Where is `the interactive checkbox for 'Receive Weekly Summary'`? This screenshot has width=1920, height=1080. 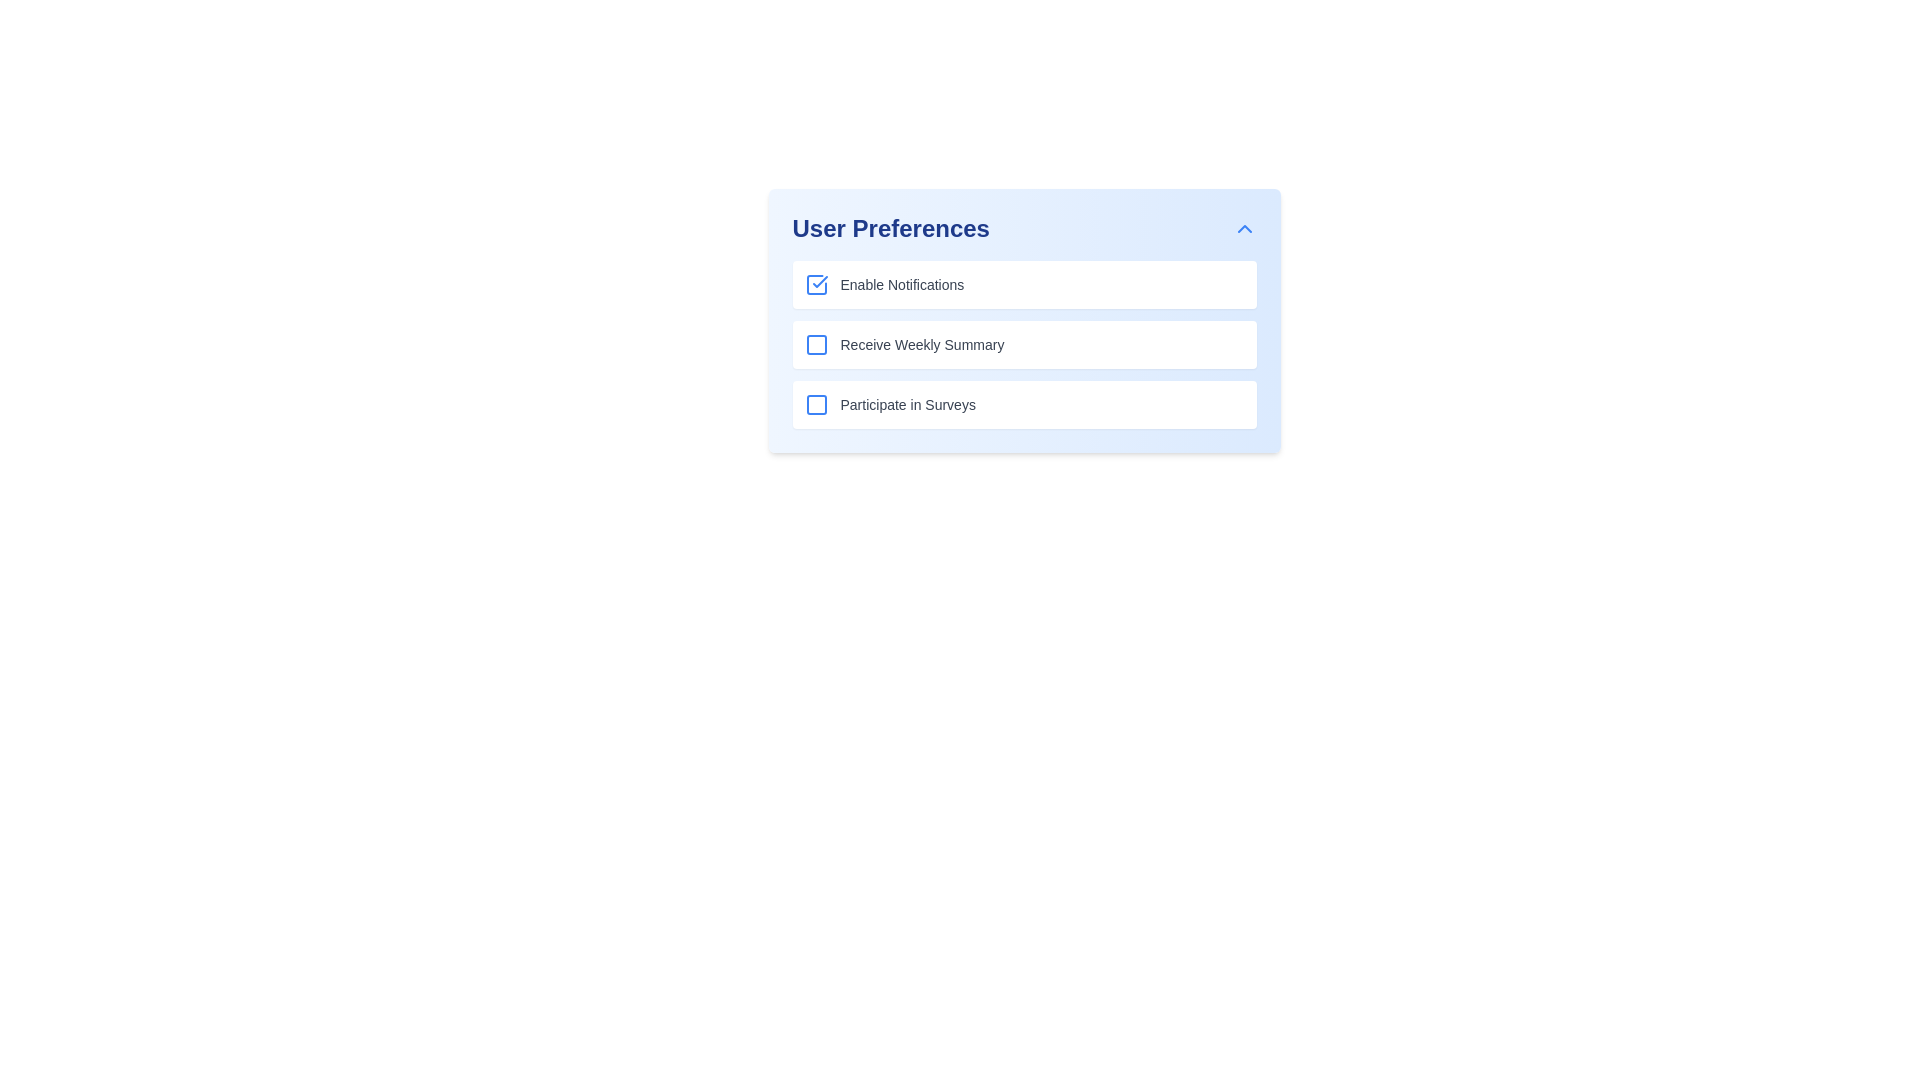 the interactive checkbox for 'Receive Weekly Summary' is located at coordinates (816, 343).